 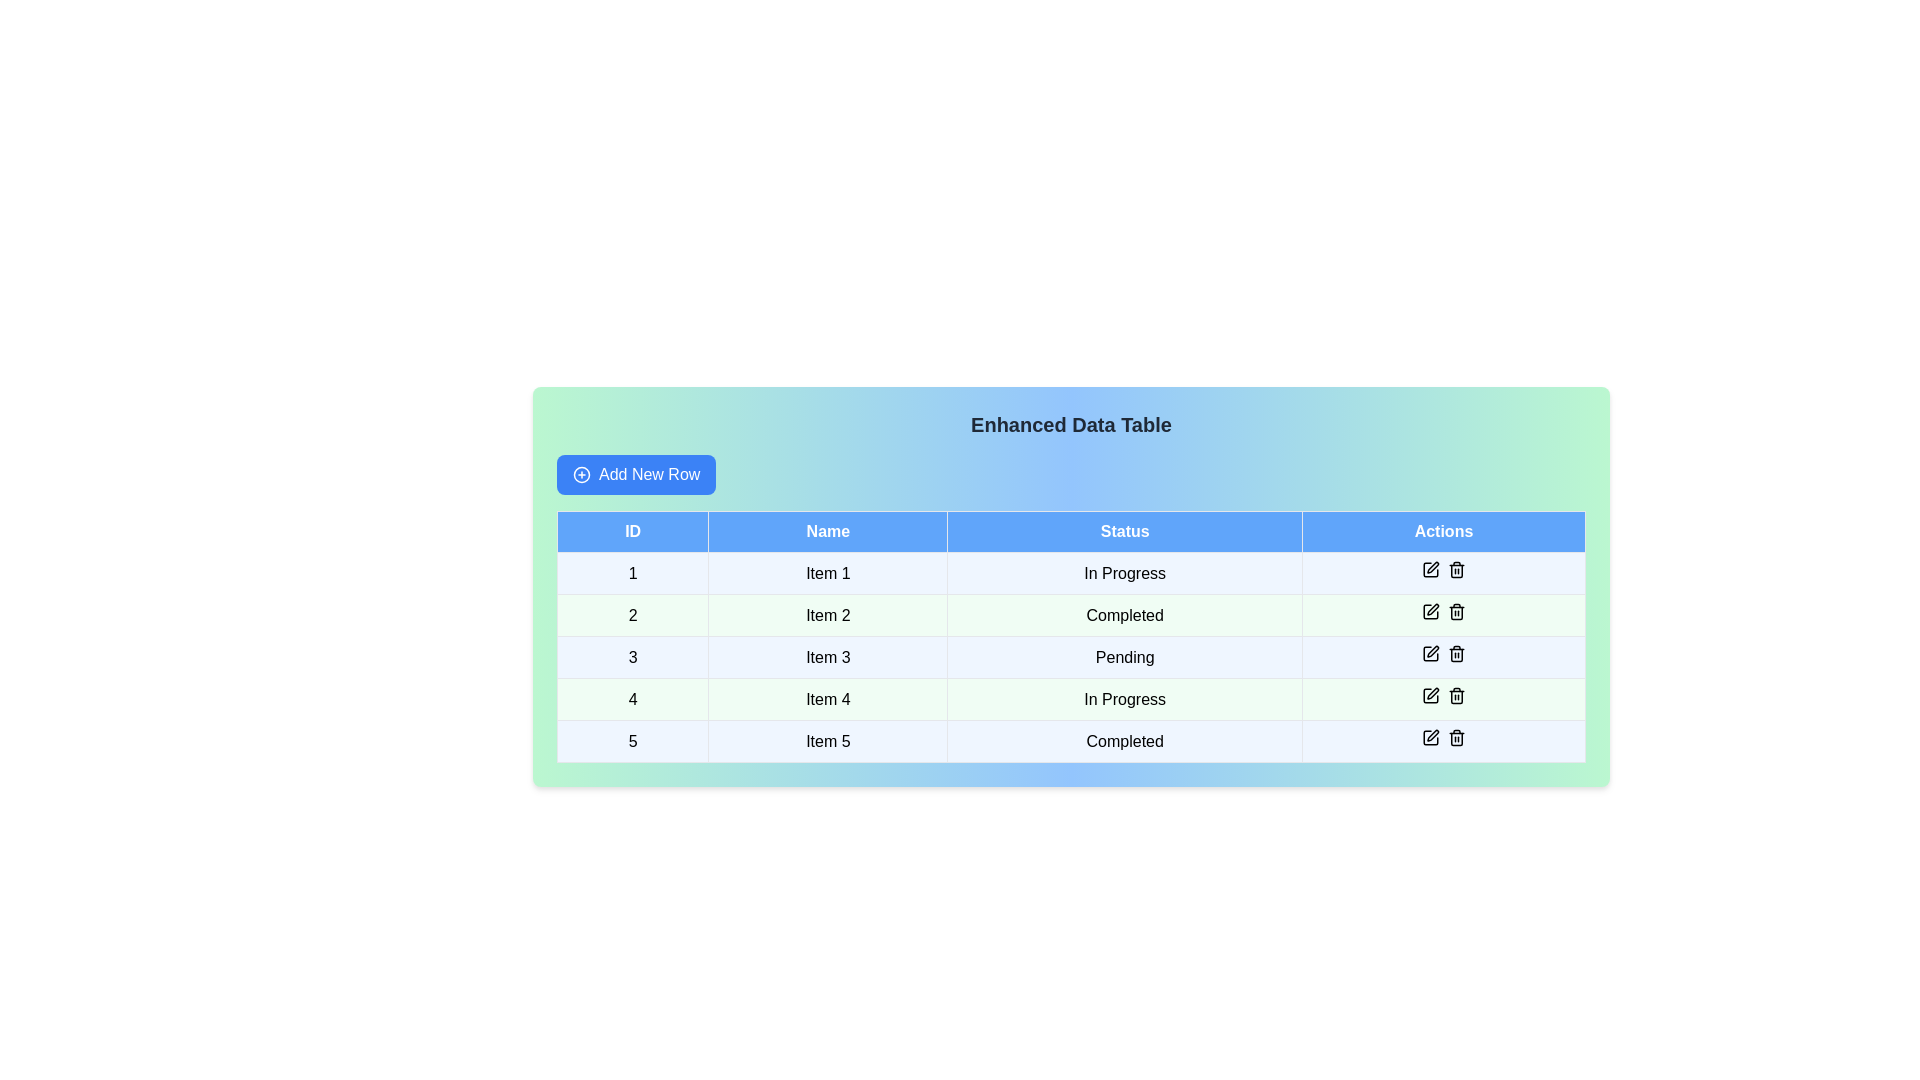 What do you see at coordinates (1456, 737) in the screenshot?
I see `the trash bin icon button located in the last row of the data table under the 'Actions' column` at bounding box center [1456, 737].